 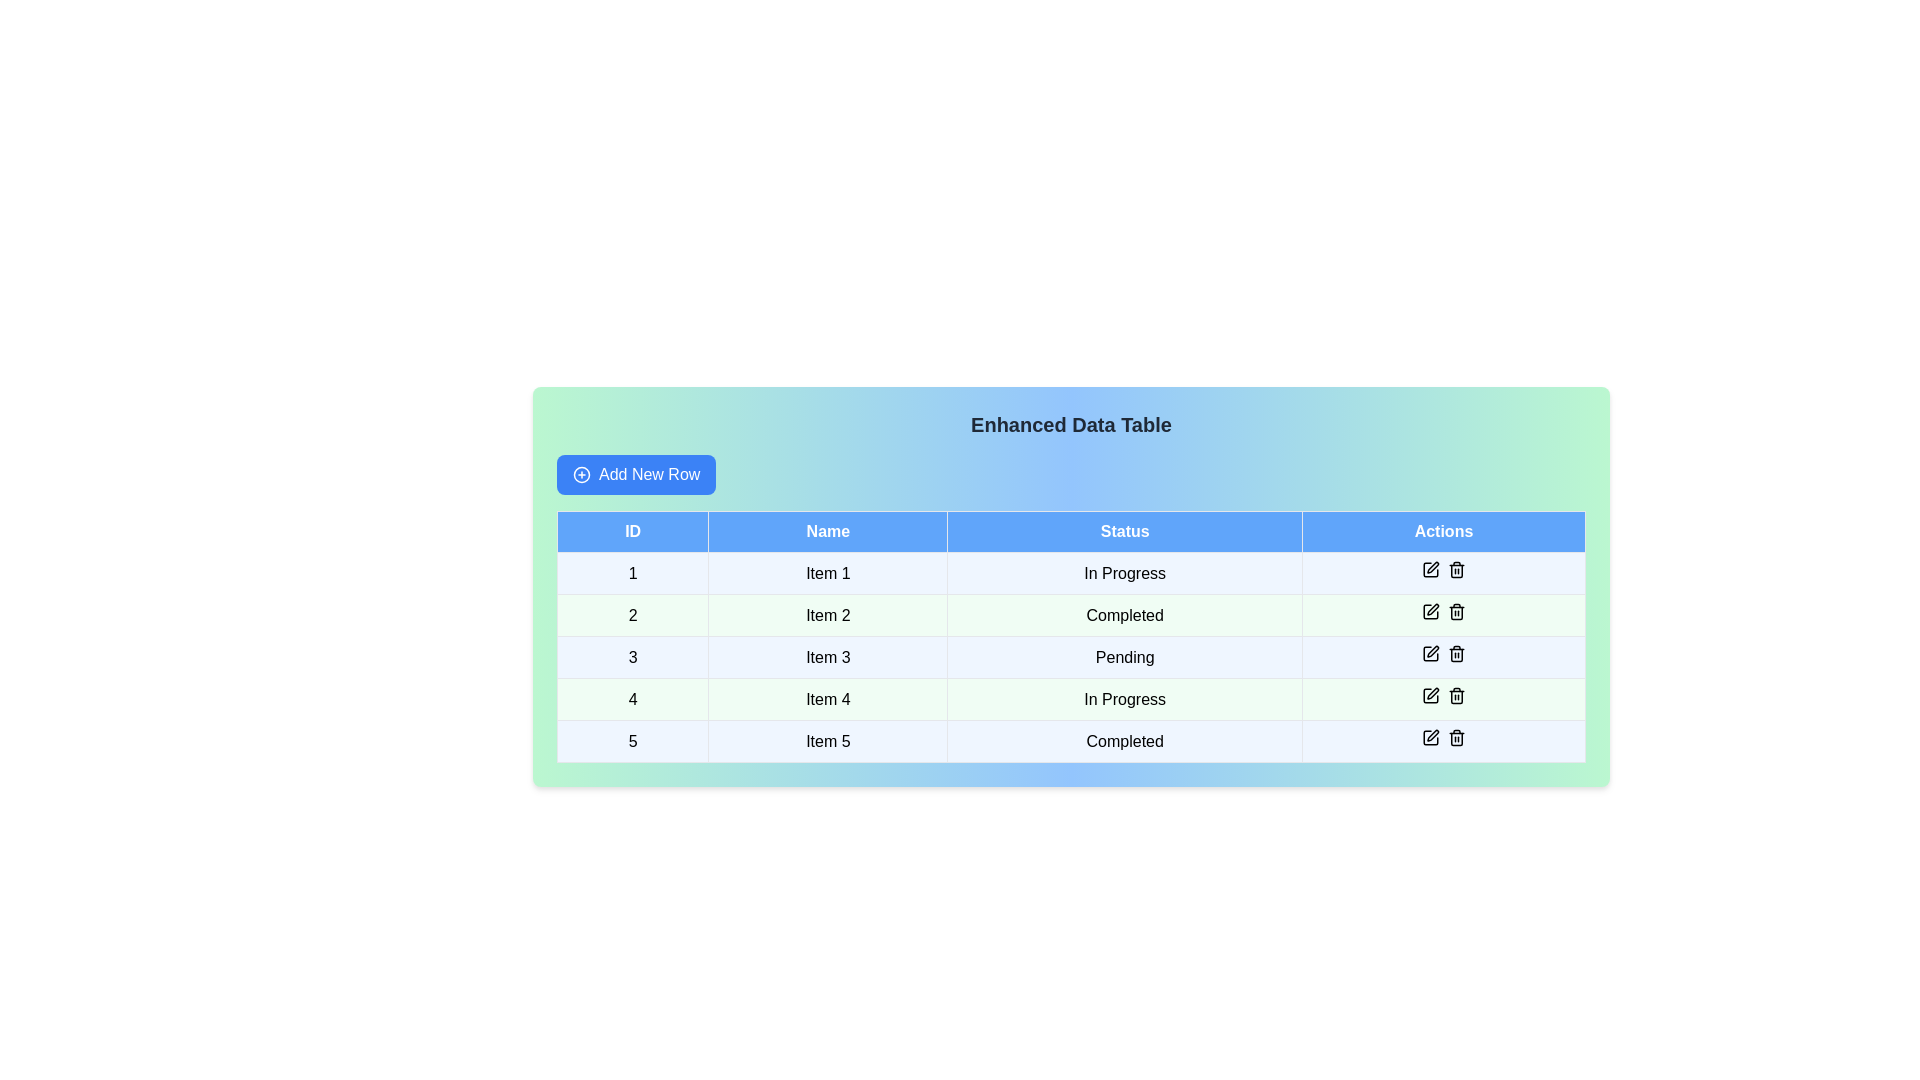 What do you see at coordinates (1456, 737) in the screenshot?
I see `the trash bin icon button located in the last row of the data table under the 'Actions' column` at bounding box center [1456, 737].